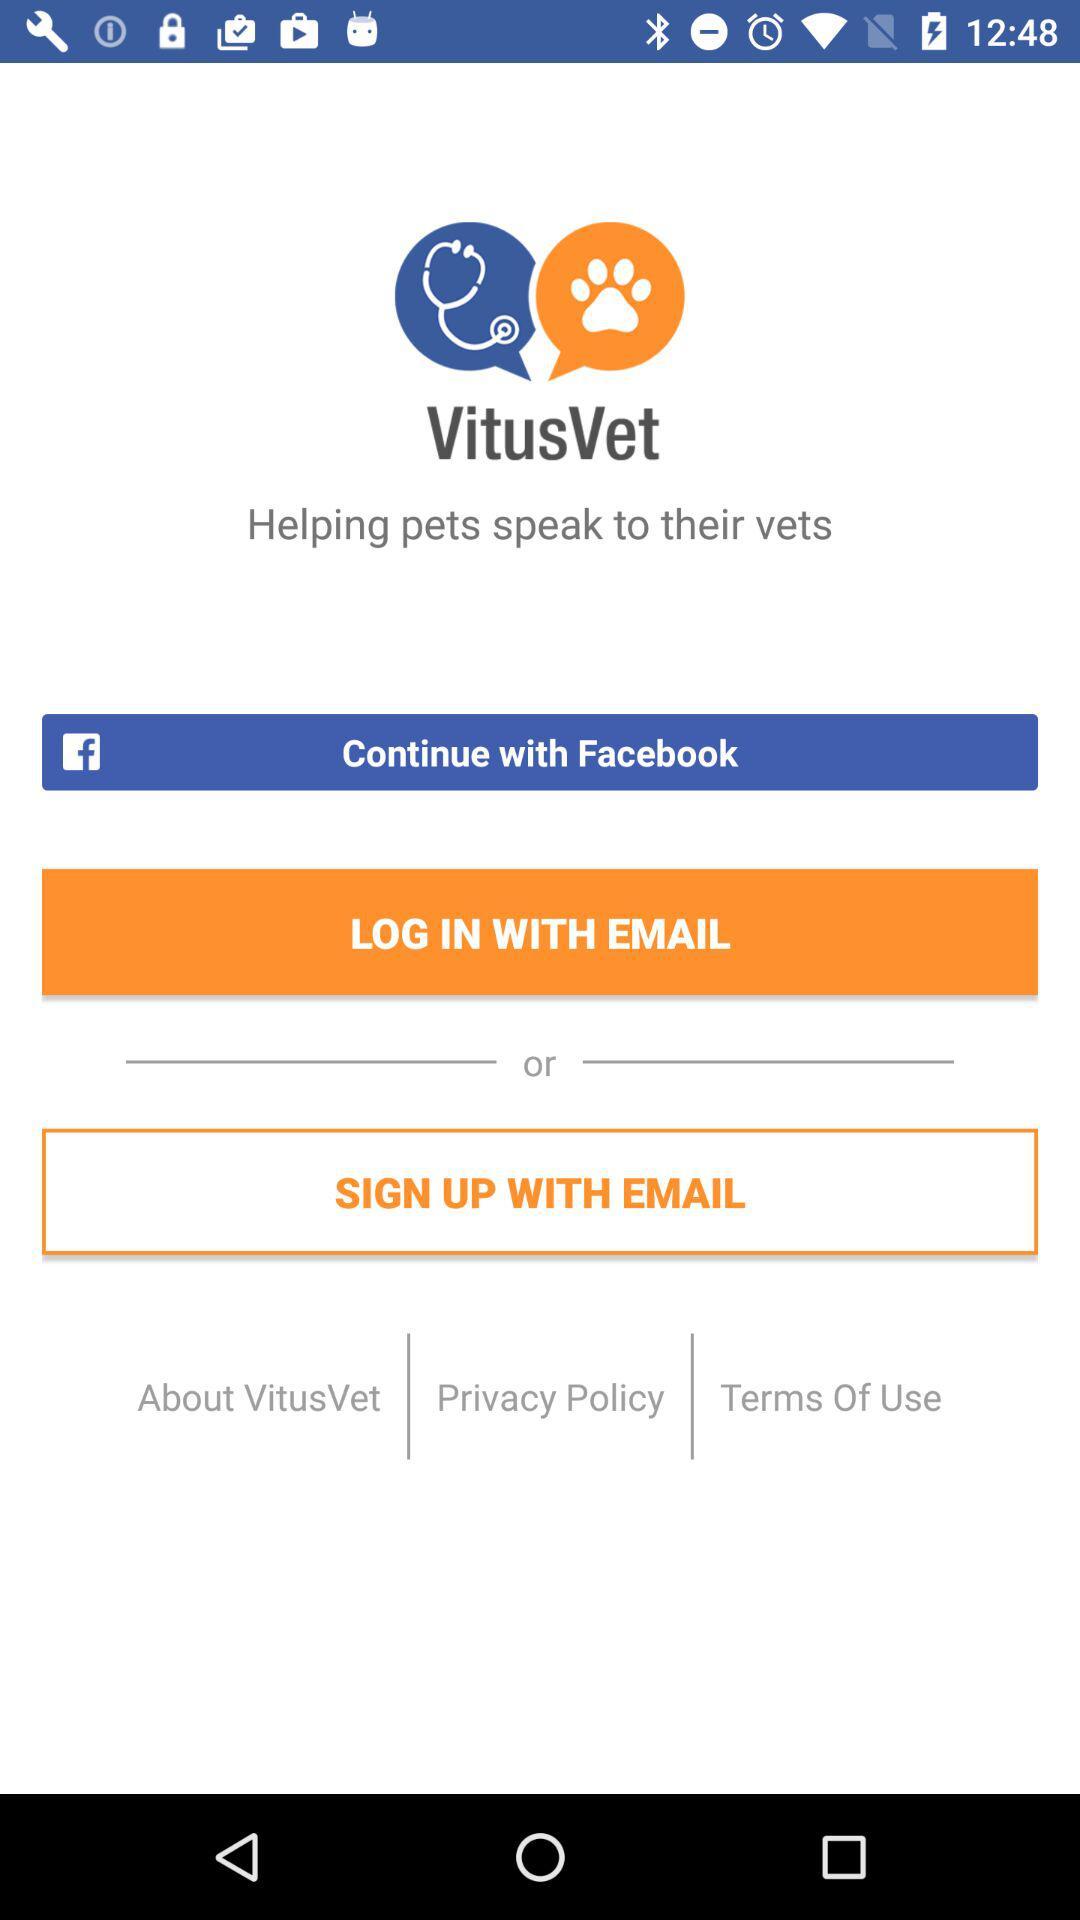 The height and width of the screenshot is (1920, 1080). What do you see at coordinates (550, 1395) in the screenshot?
I see `privacy policy item` at bounding box center [550, 1395].